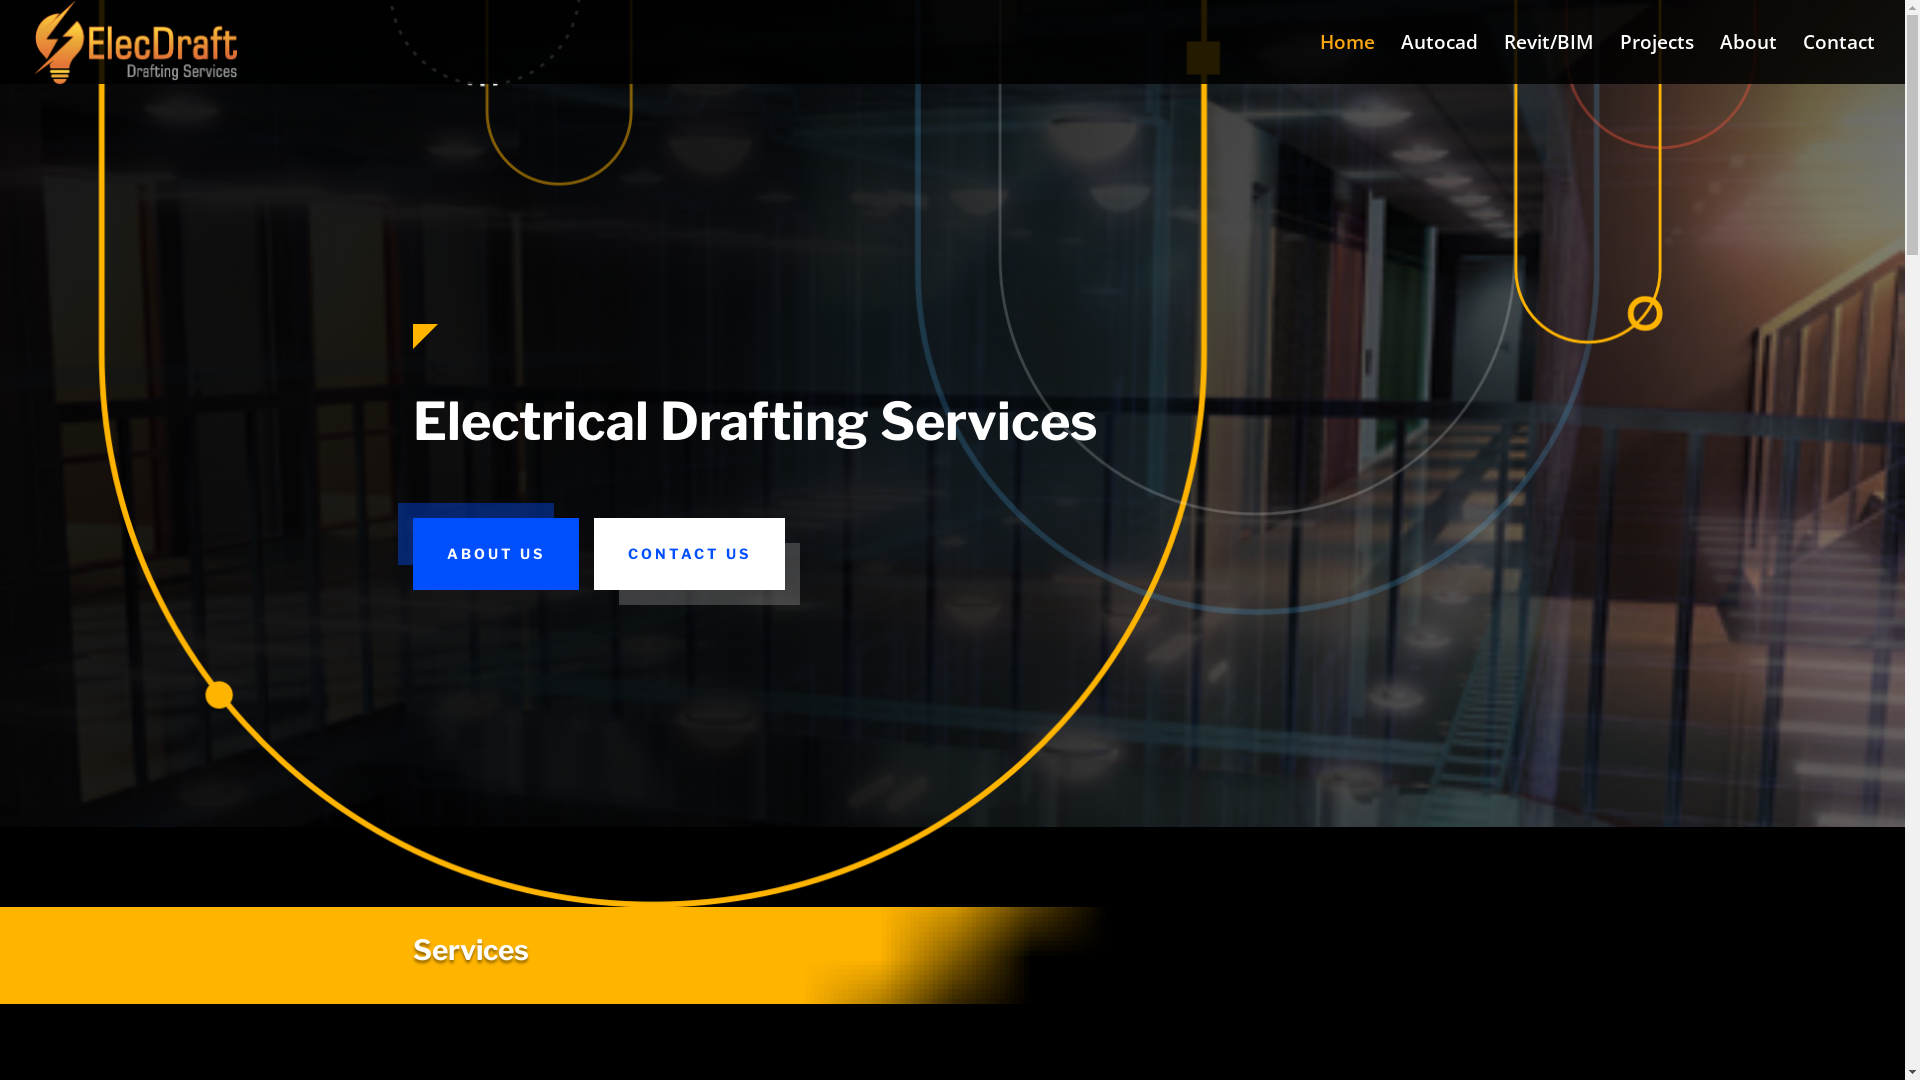 The height and width of the screenshot is (1080, 1920). I want to click on 'Home', so click(1347, 58).